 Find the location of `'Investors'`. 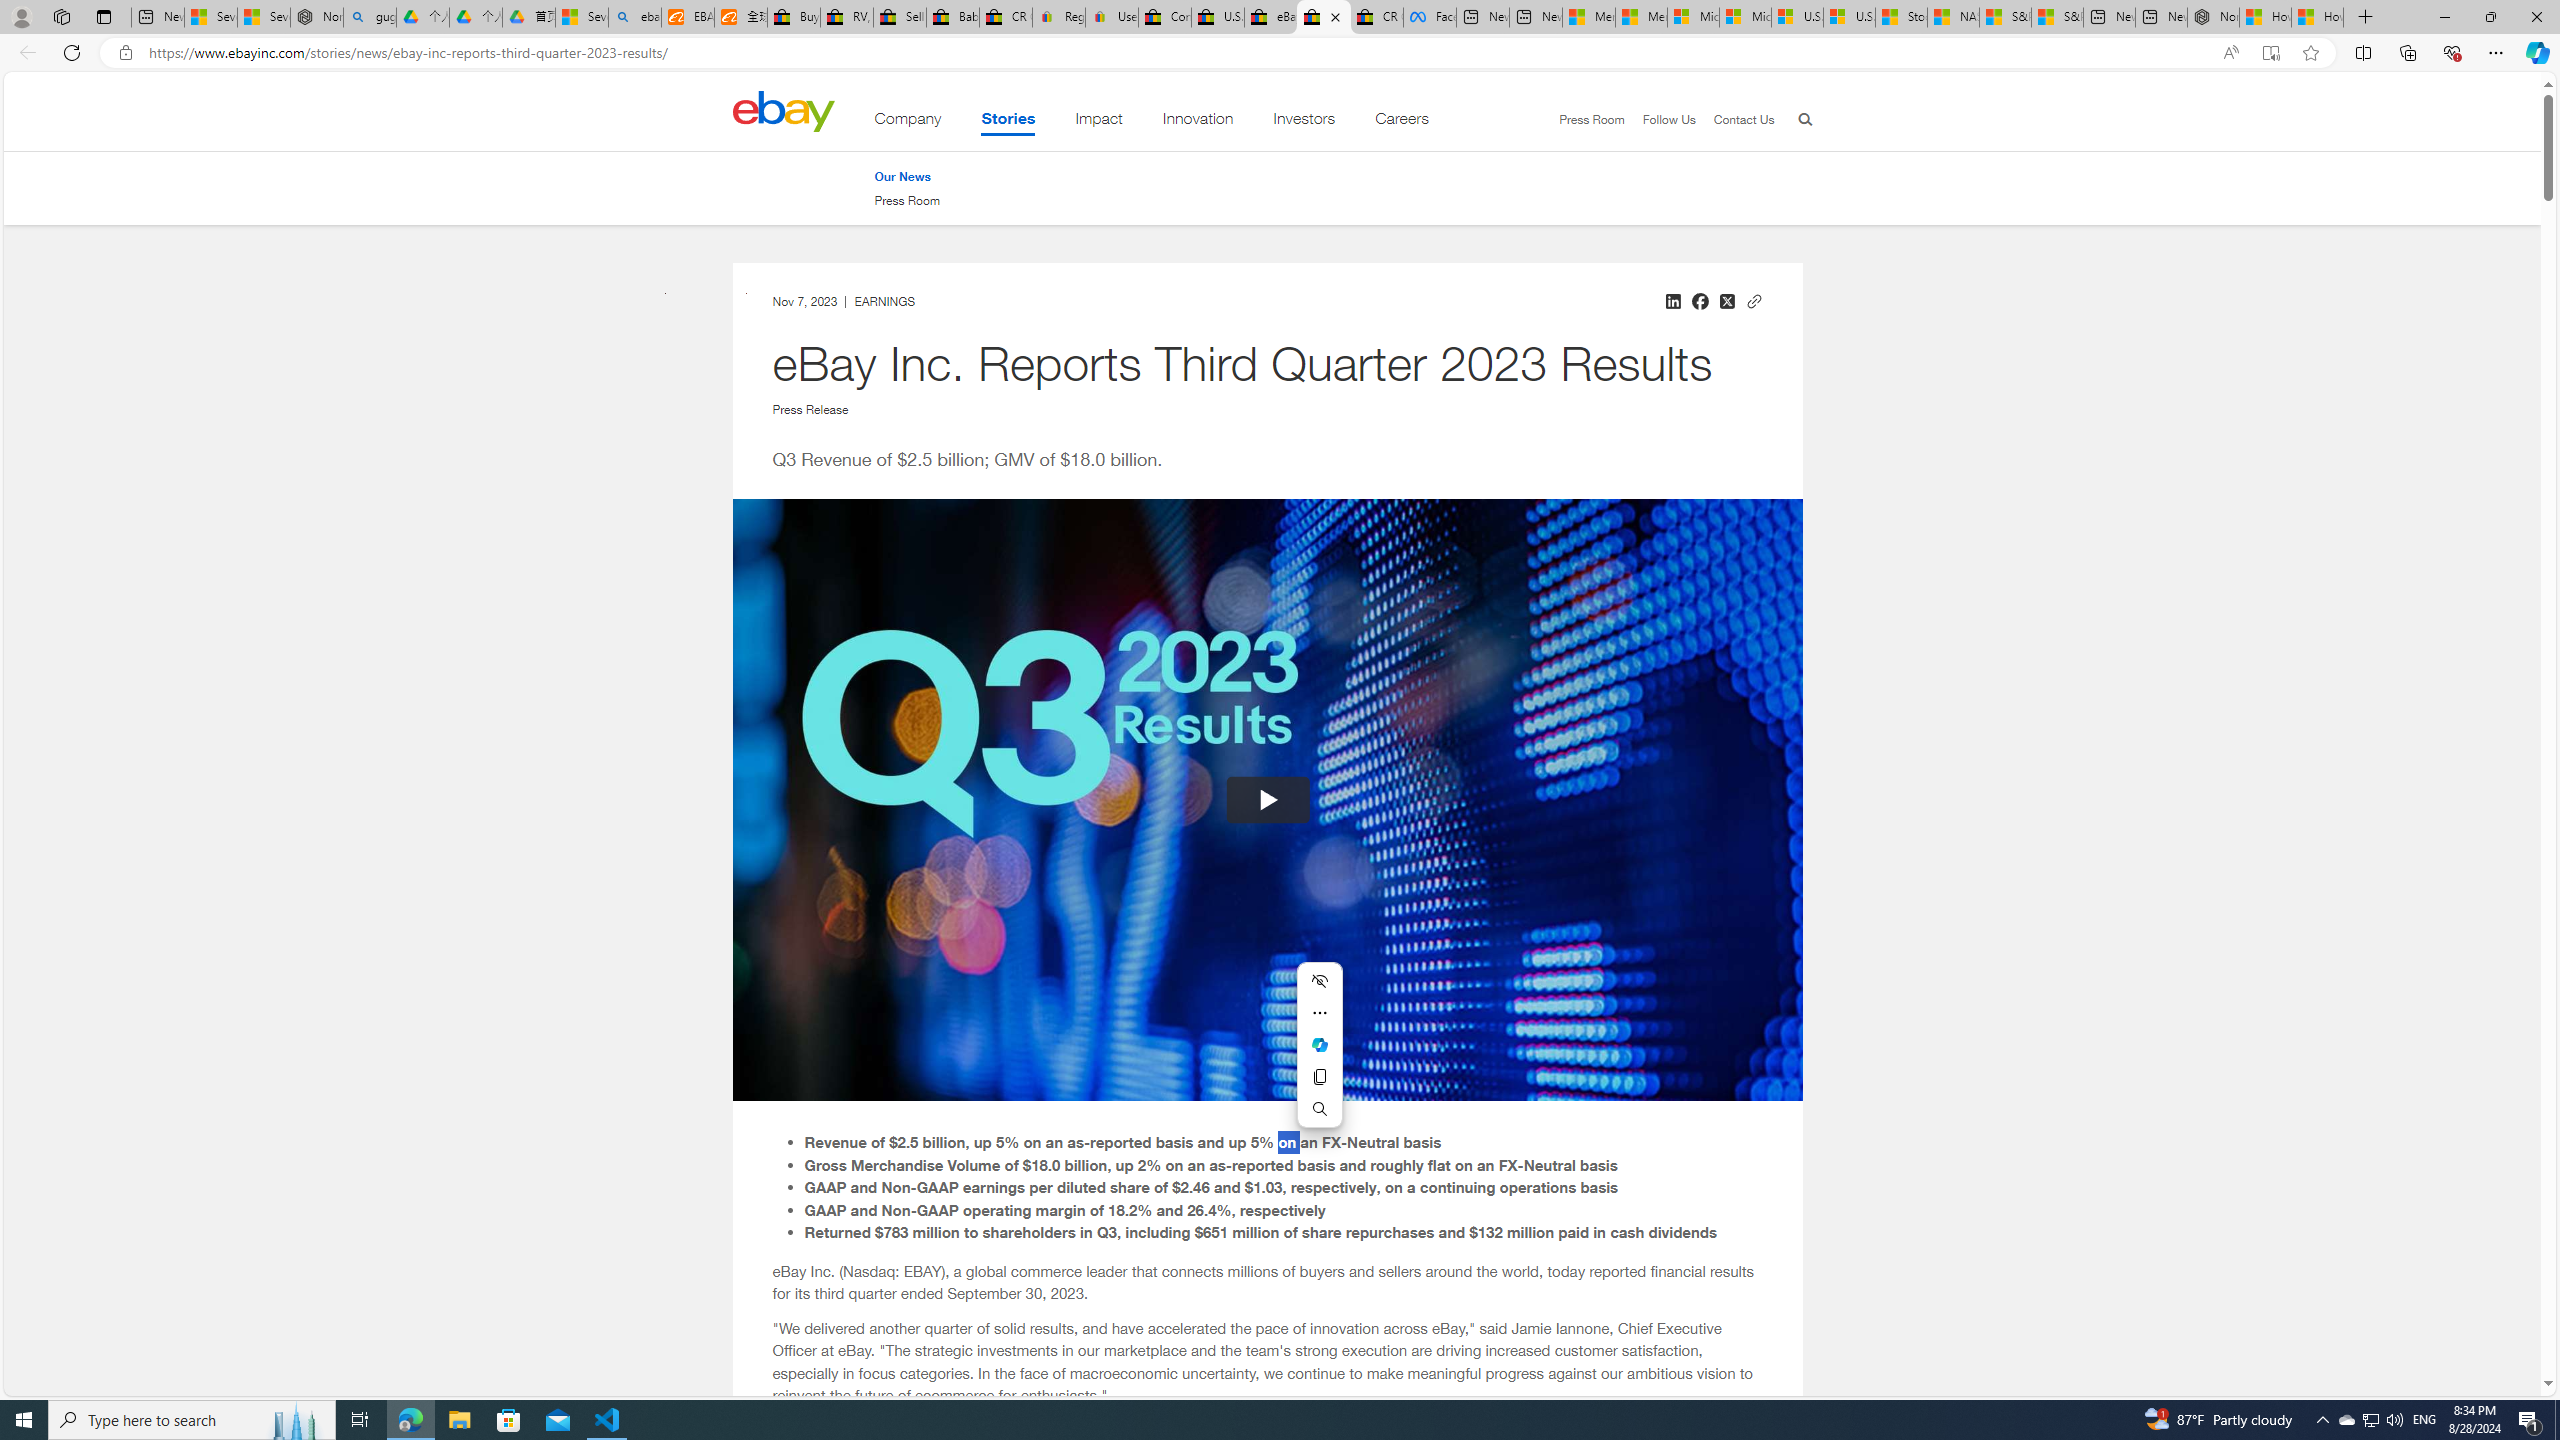

'Investors' is located at coordinates (1304, 122).